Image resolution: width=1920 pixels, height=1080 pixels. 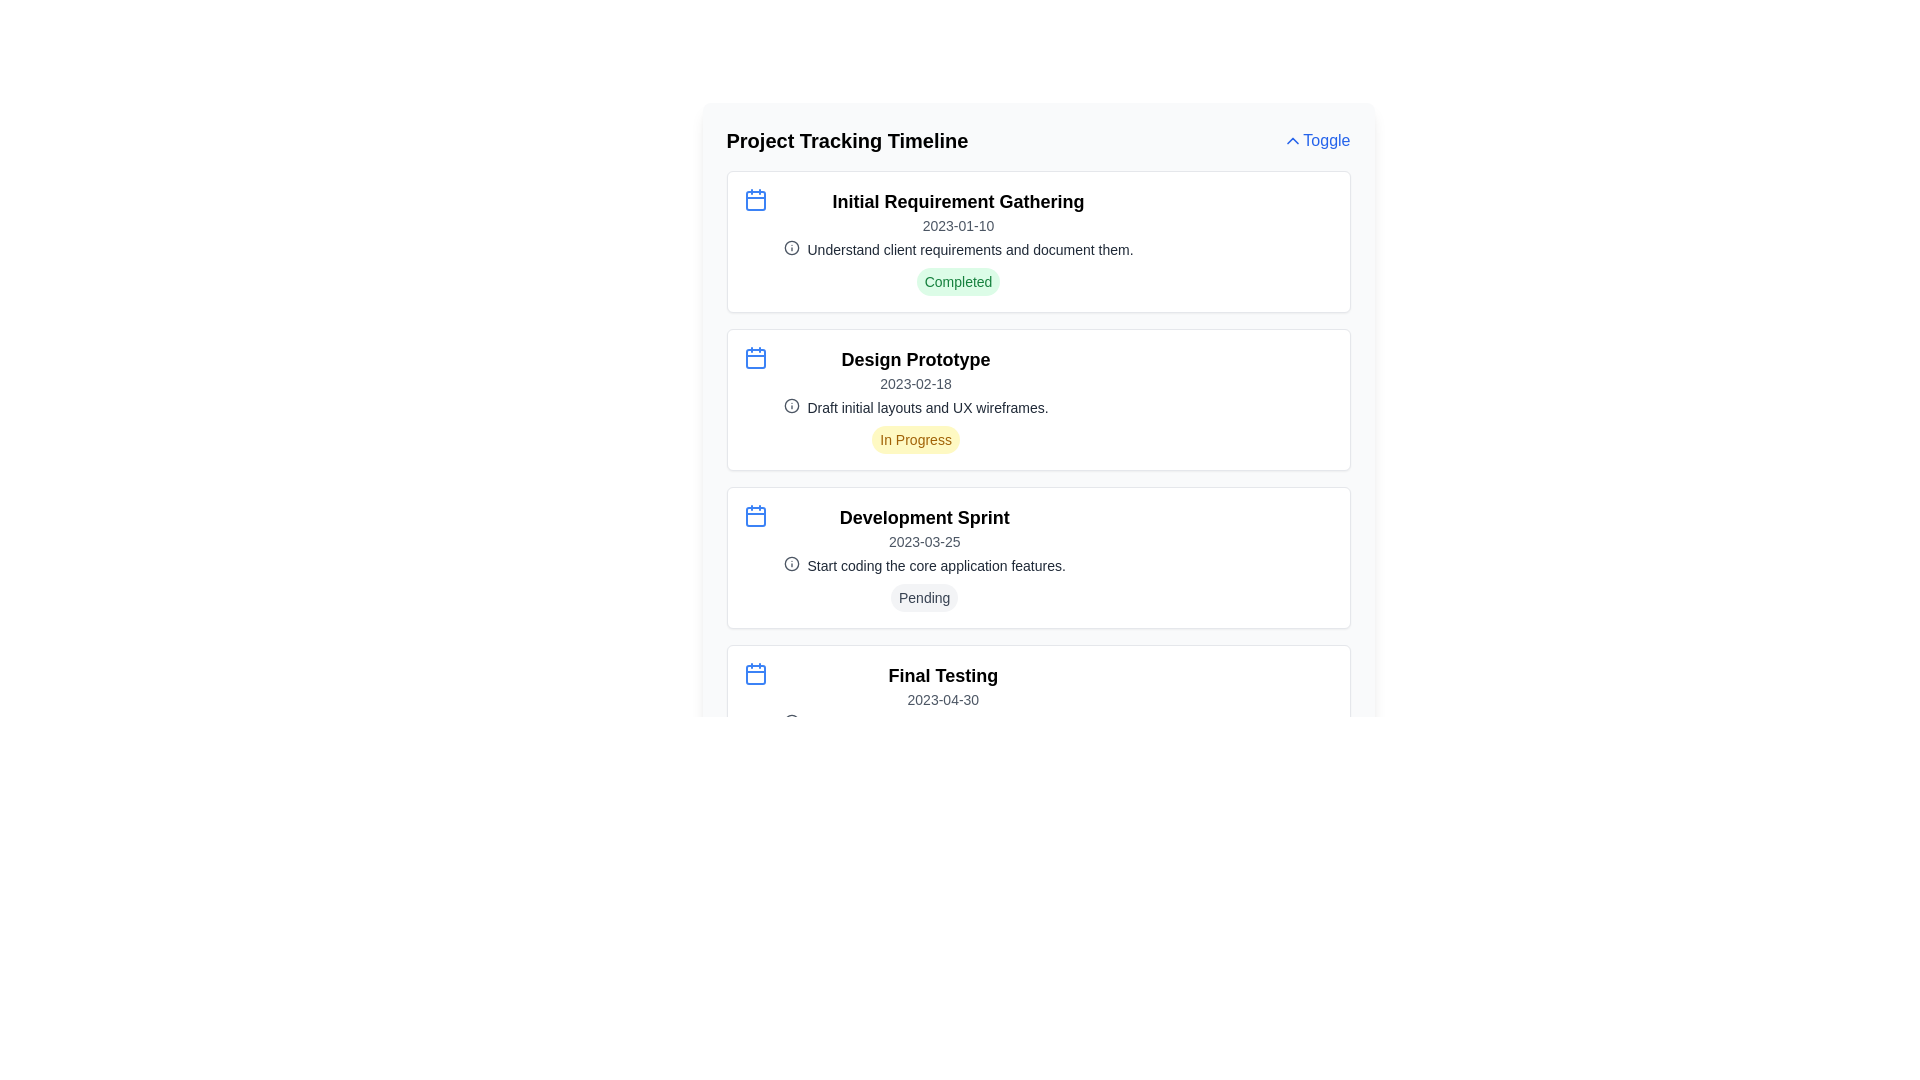 What do you see at coordinates (942, 756) in the screenshot?
I see `the status indicator badge for the 'Final Testing' task, which currently displays 'Pending'` at bounding box center [942, 756].